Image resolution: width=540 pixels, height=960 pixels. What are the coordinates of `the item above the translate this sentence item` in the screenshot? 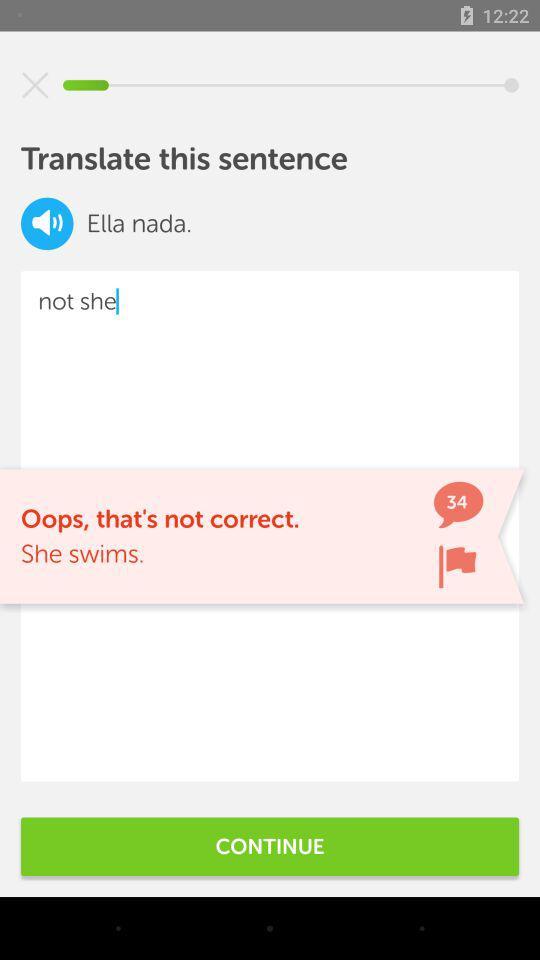 It's located at (35, 85).